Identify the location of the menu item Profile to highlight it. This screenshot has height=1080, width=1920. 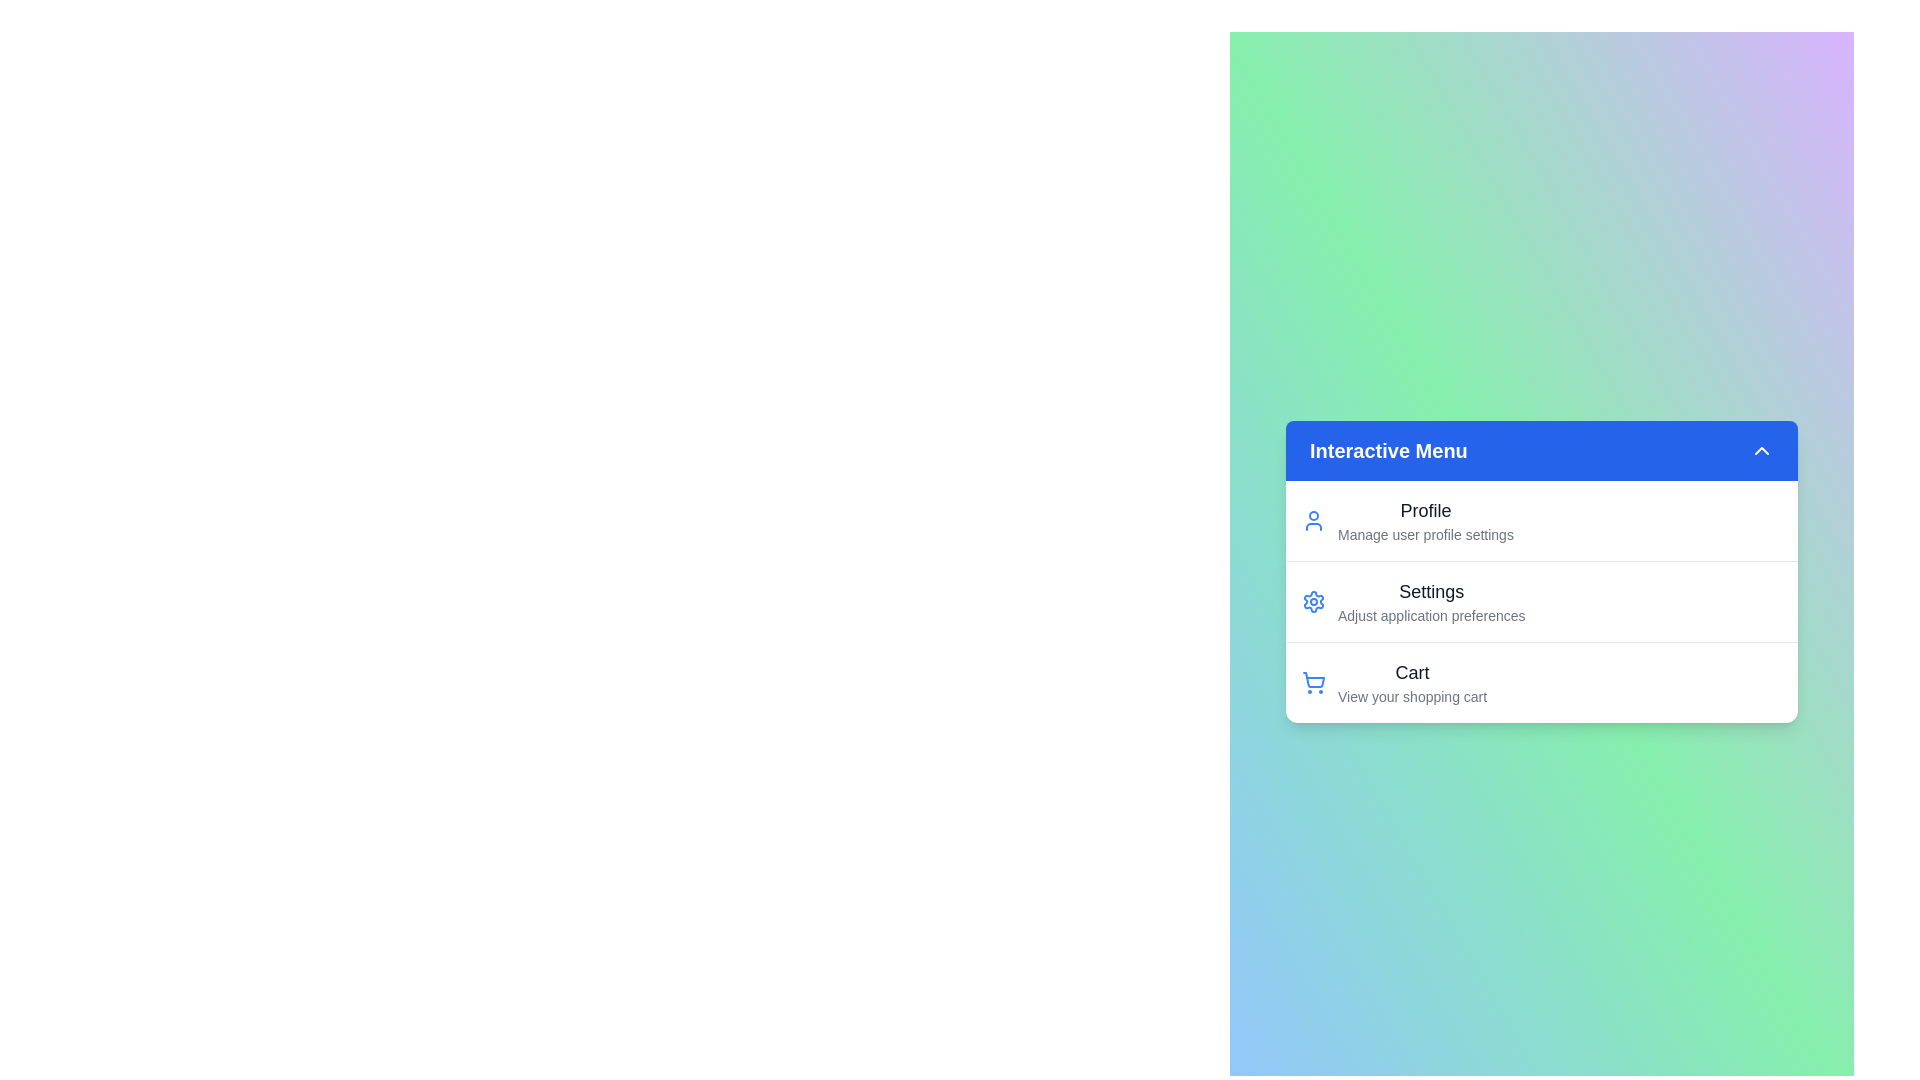
(1399, 499).